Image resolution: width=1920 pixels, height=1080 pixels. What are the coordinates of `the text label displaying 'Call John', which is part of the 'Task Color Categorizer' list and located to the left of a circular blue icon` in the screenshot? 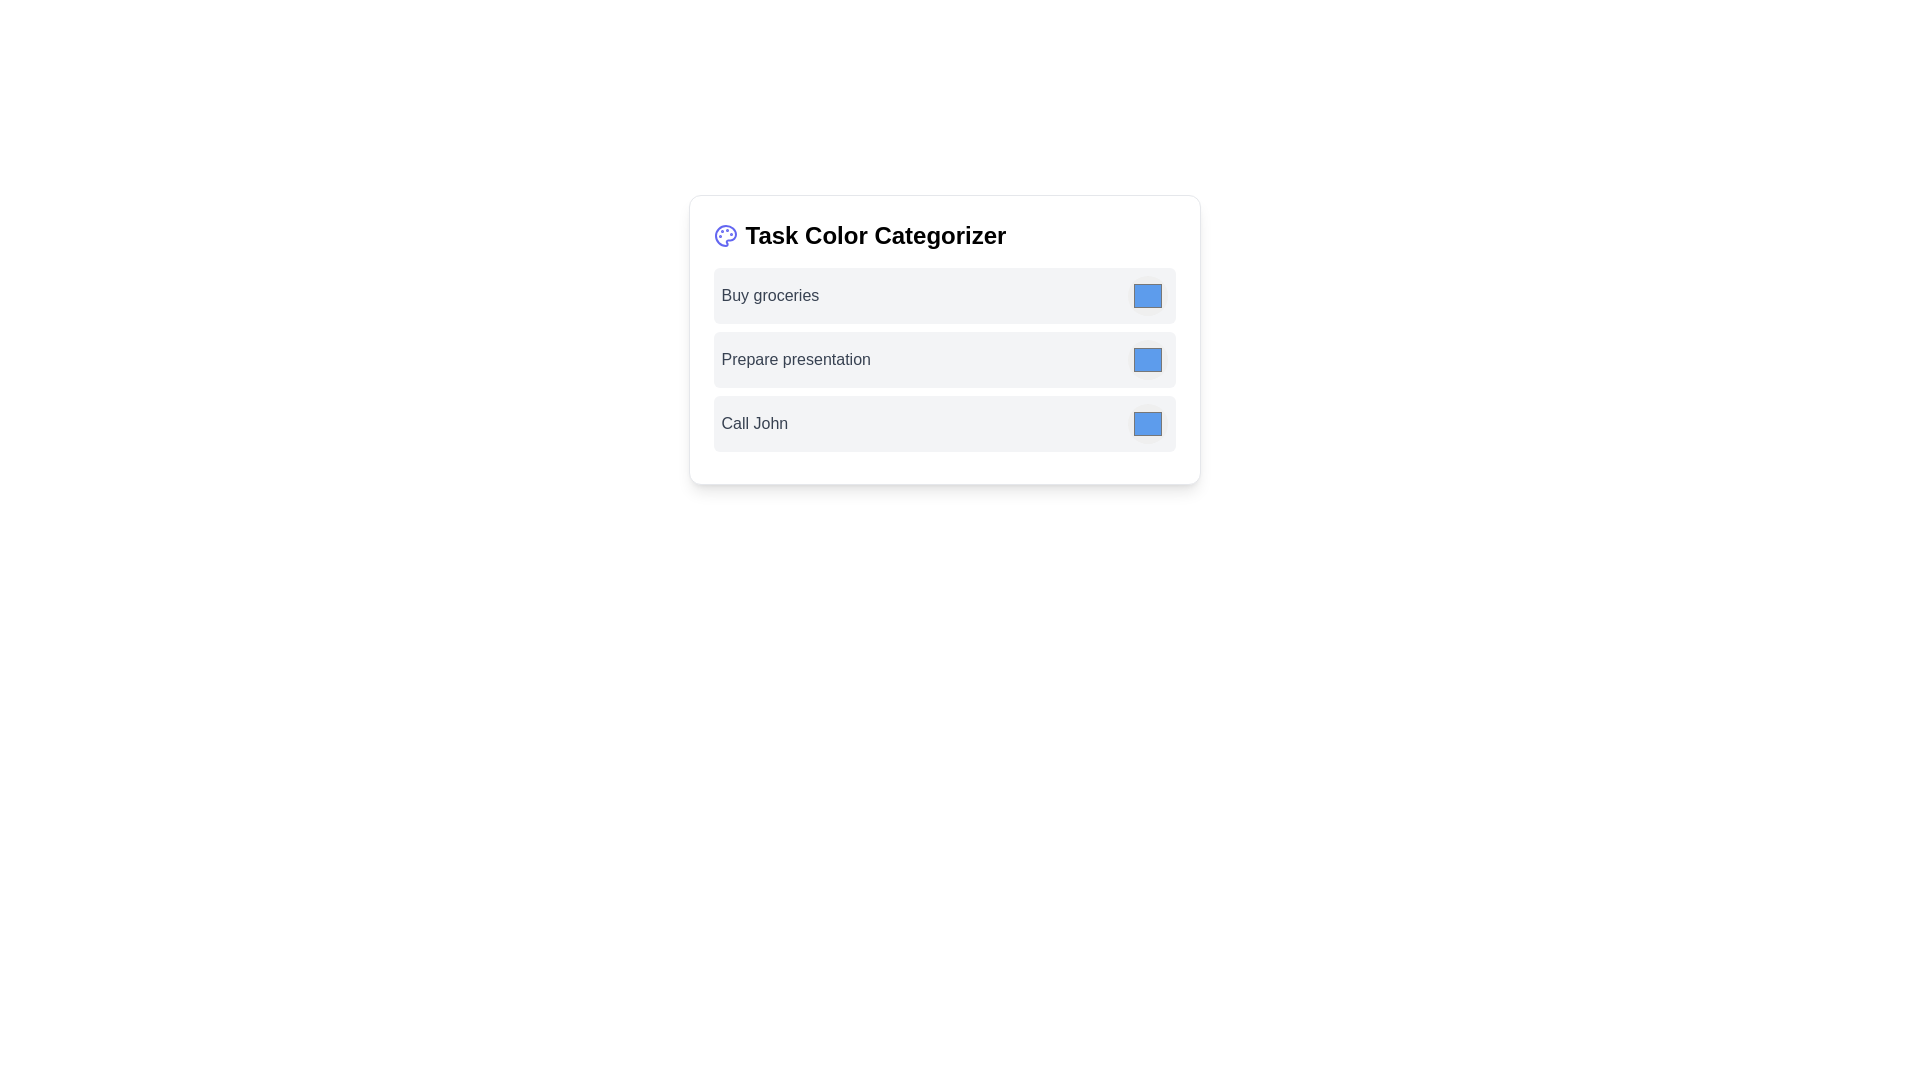 It's located at (753, 423).